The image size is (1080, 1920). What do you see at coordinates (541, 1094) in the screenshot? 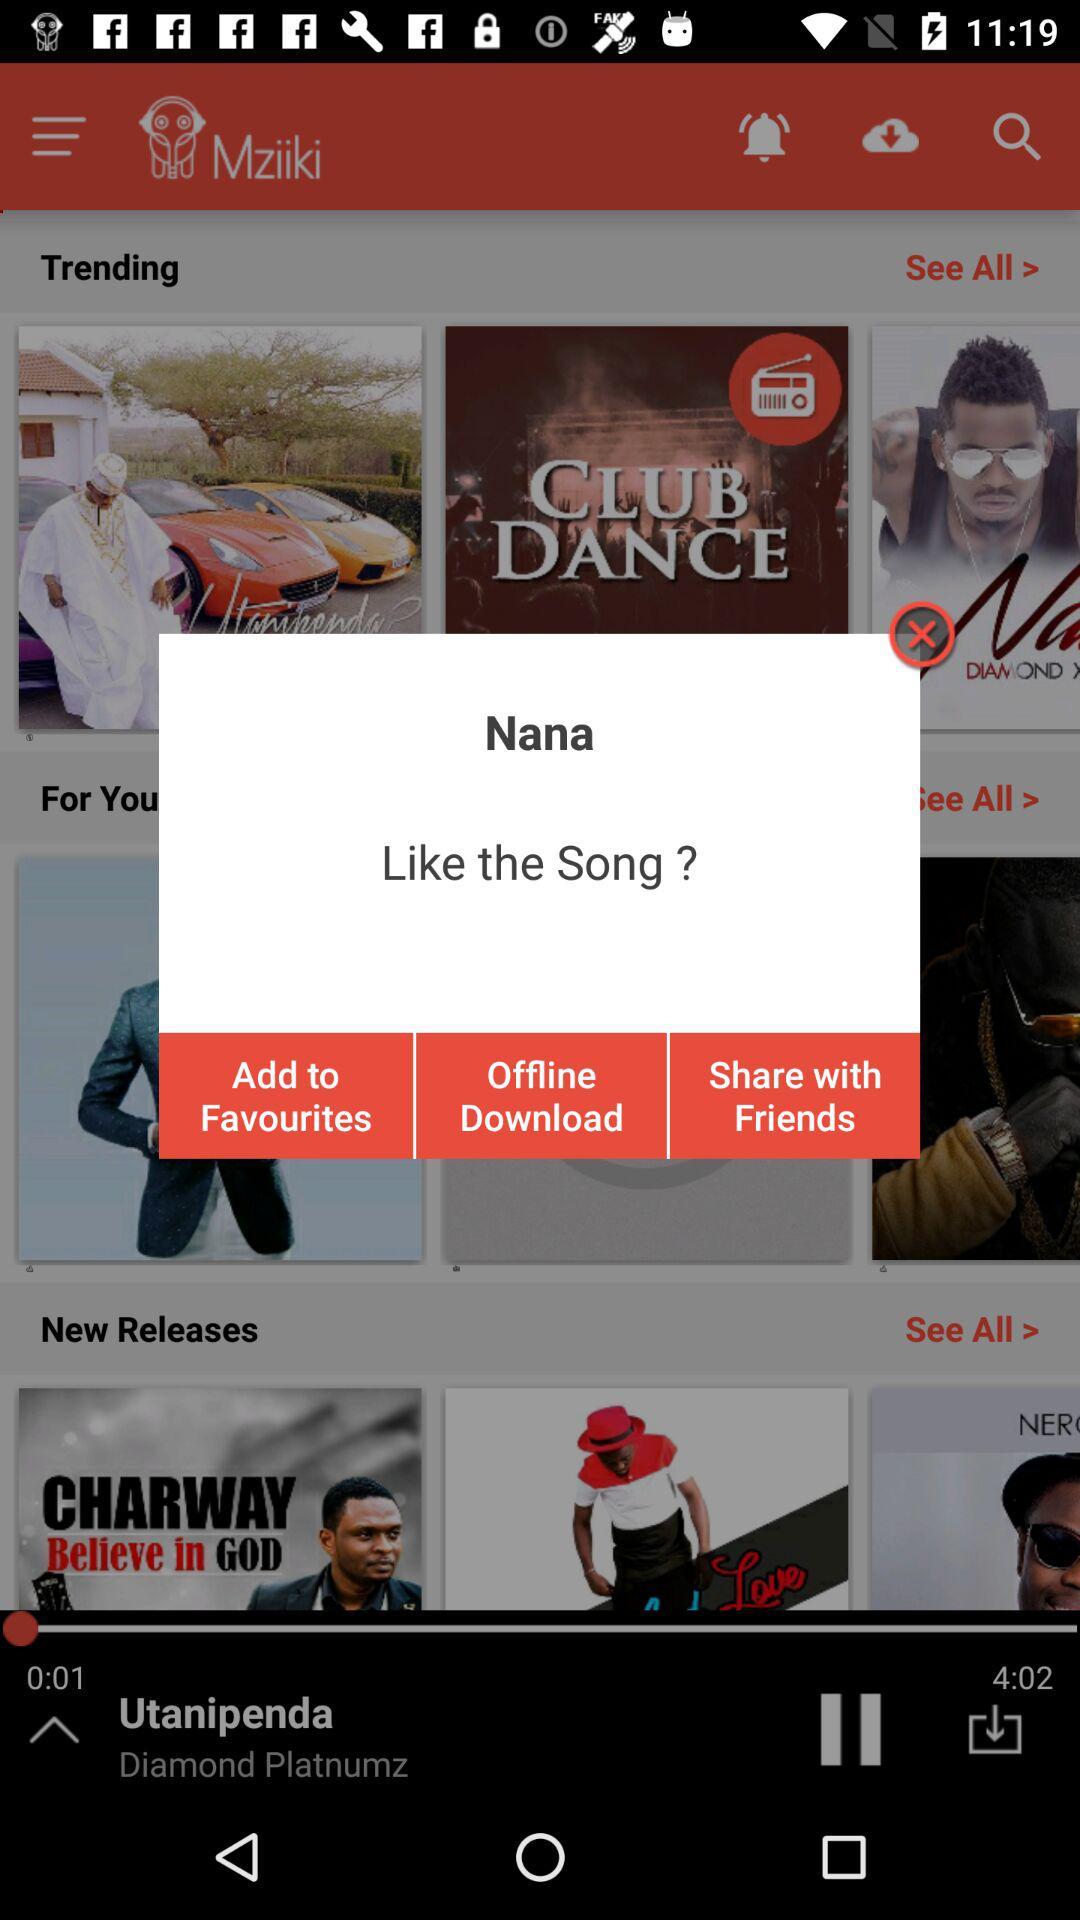
I see `icon next to the share with friends item` at bounding box center [541, 1094].